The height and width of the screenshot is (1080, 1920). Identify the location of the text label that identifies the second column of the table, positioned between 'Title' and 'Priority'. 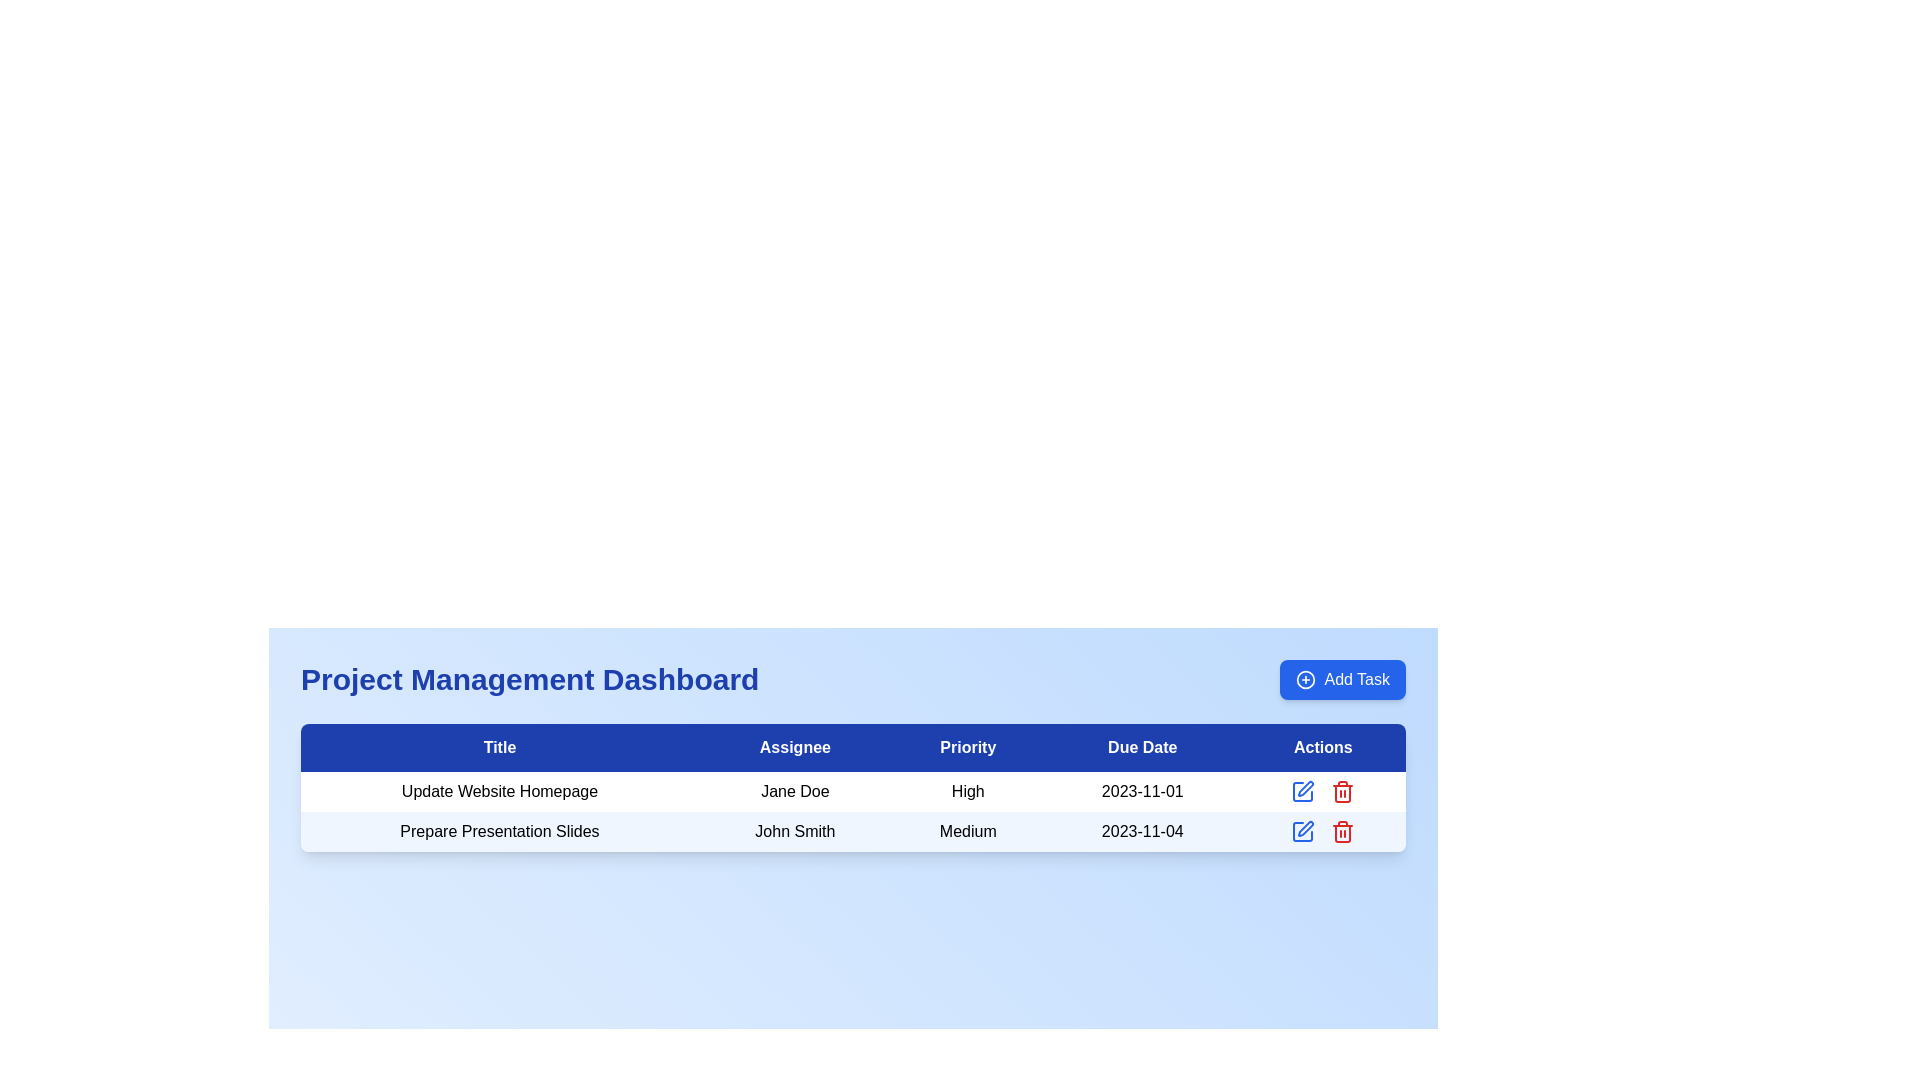
(794, 748).